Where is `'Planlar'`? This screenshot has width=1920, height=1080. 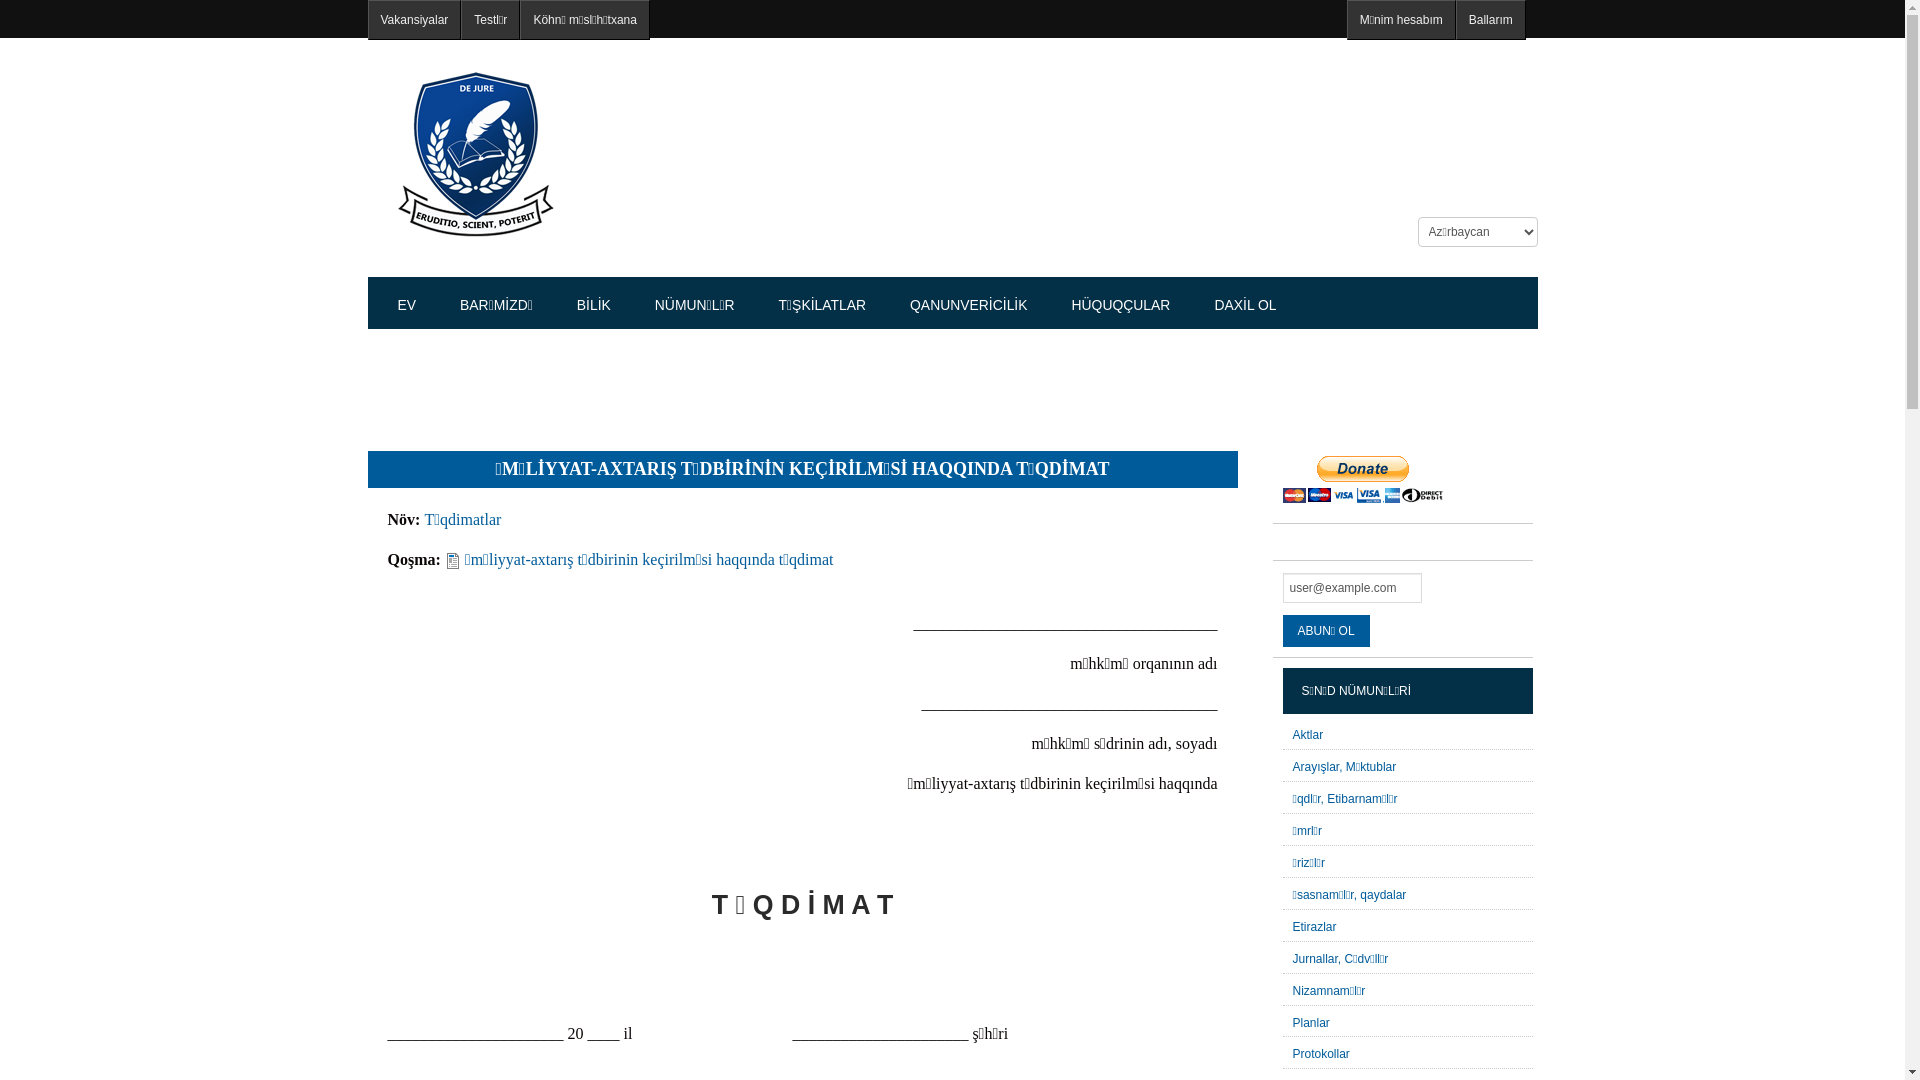
'Planlar' is located at coordinates (1310, 1022).